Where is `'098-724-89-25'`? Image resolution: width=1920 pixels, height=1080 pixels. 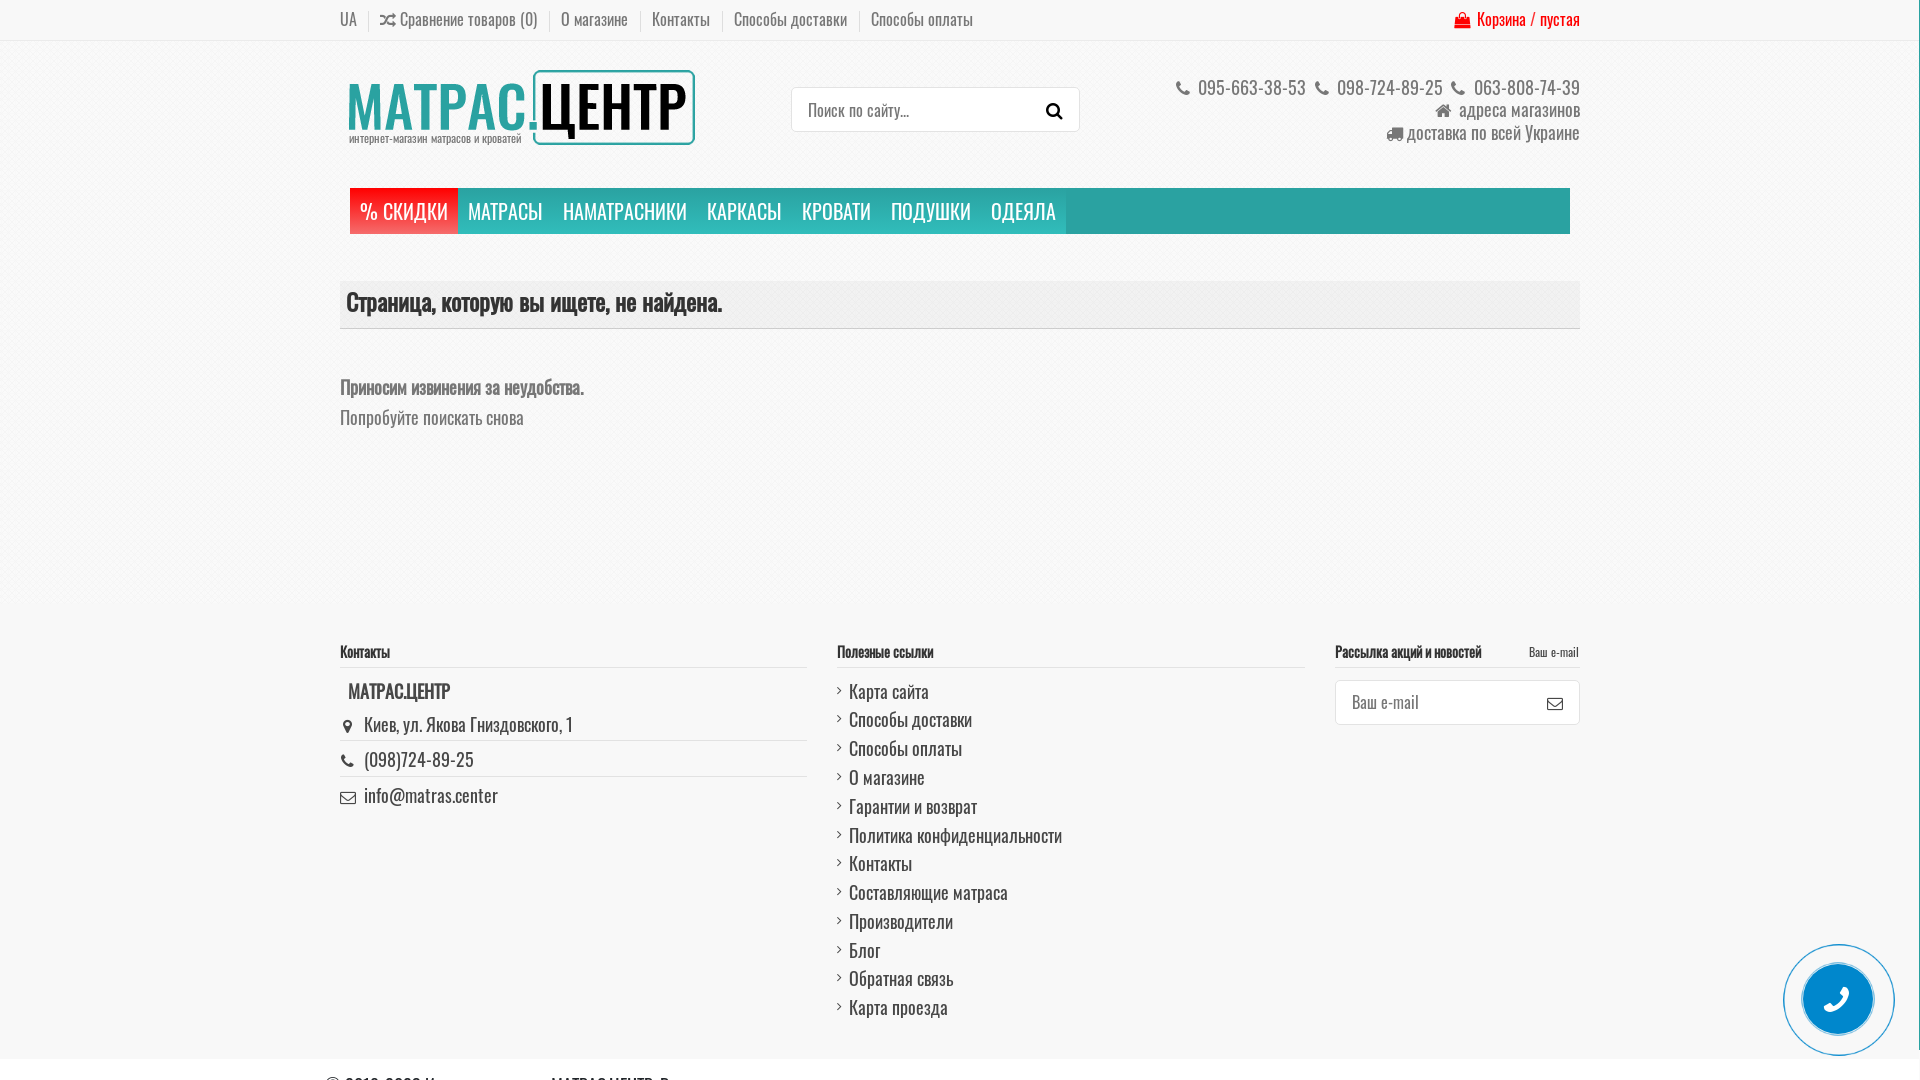 '098-724-89-25' is located at coordinates (1375, 86).